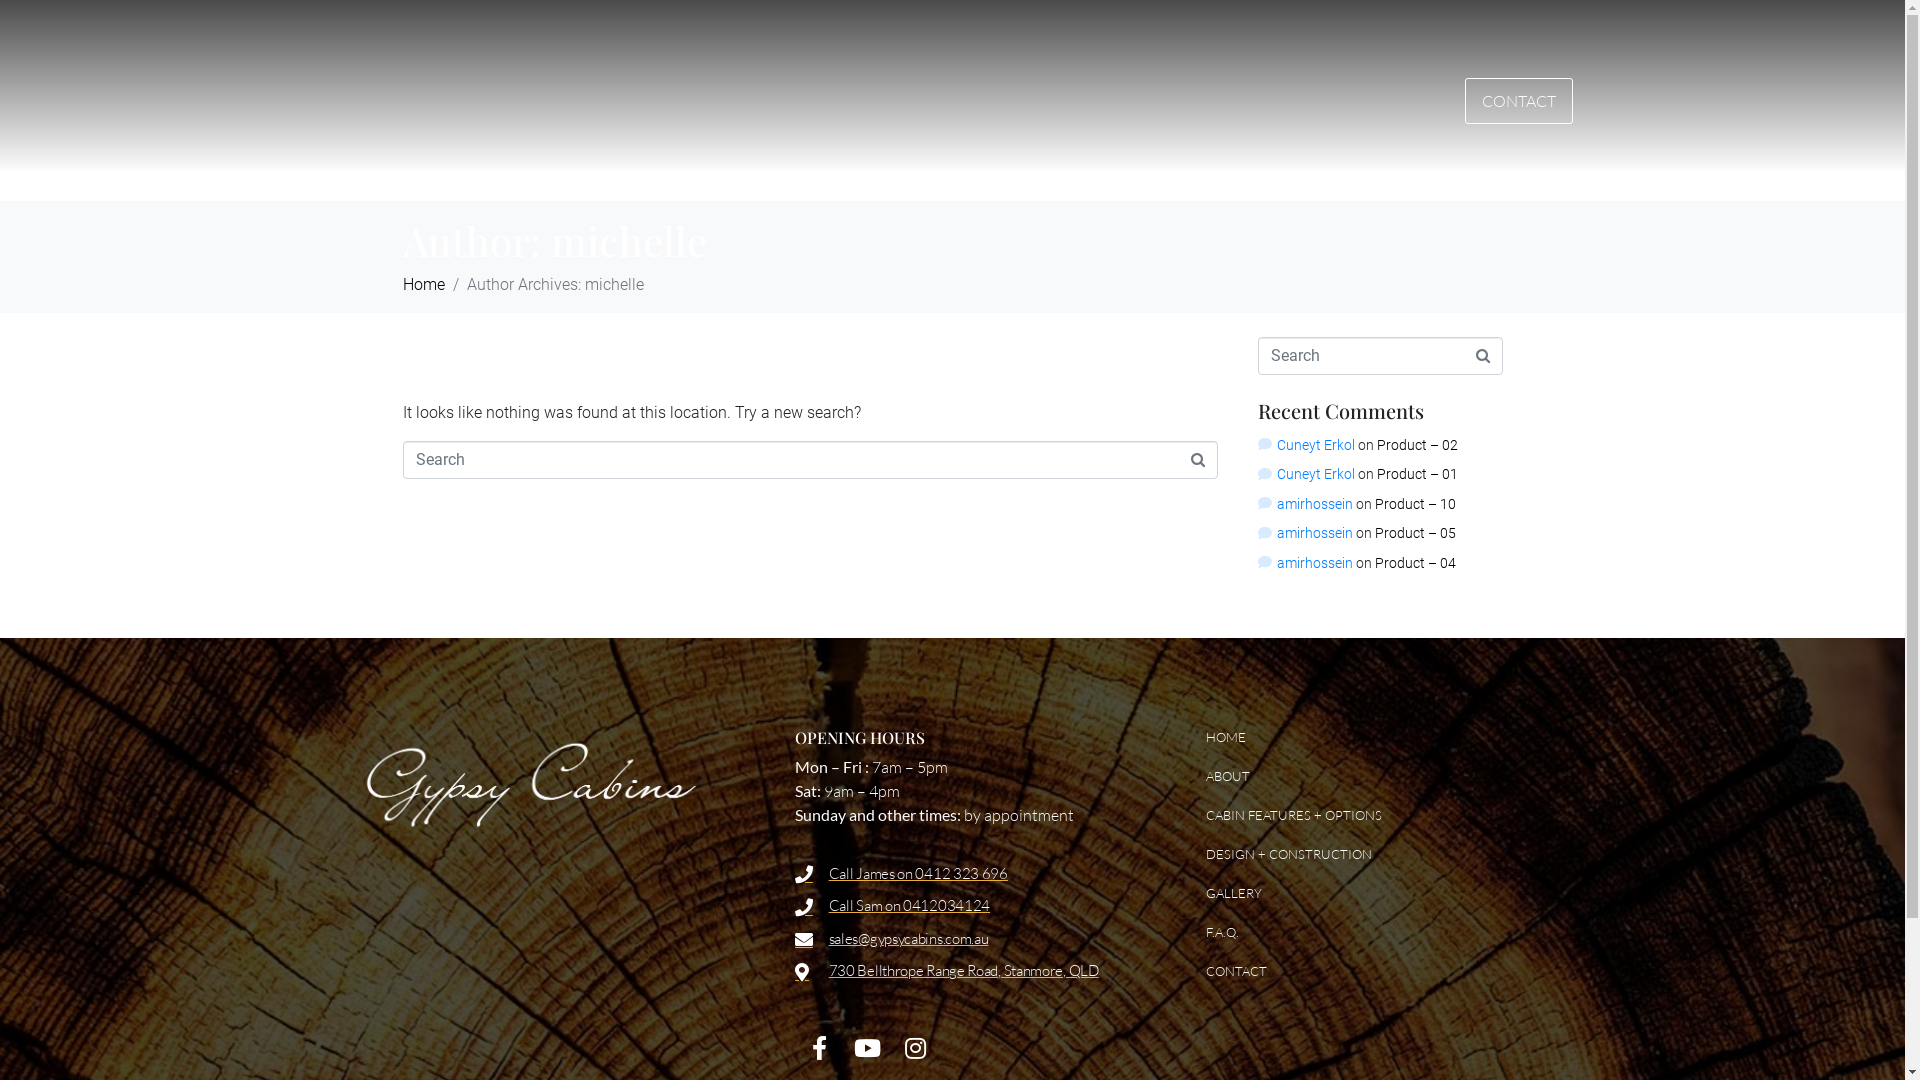  I want to click on 'CONTACT', so click(1518, 100).